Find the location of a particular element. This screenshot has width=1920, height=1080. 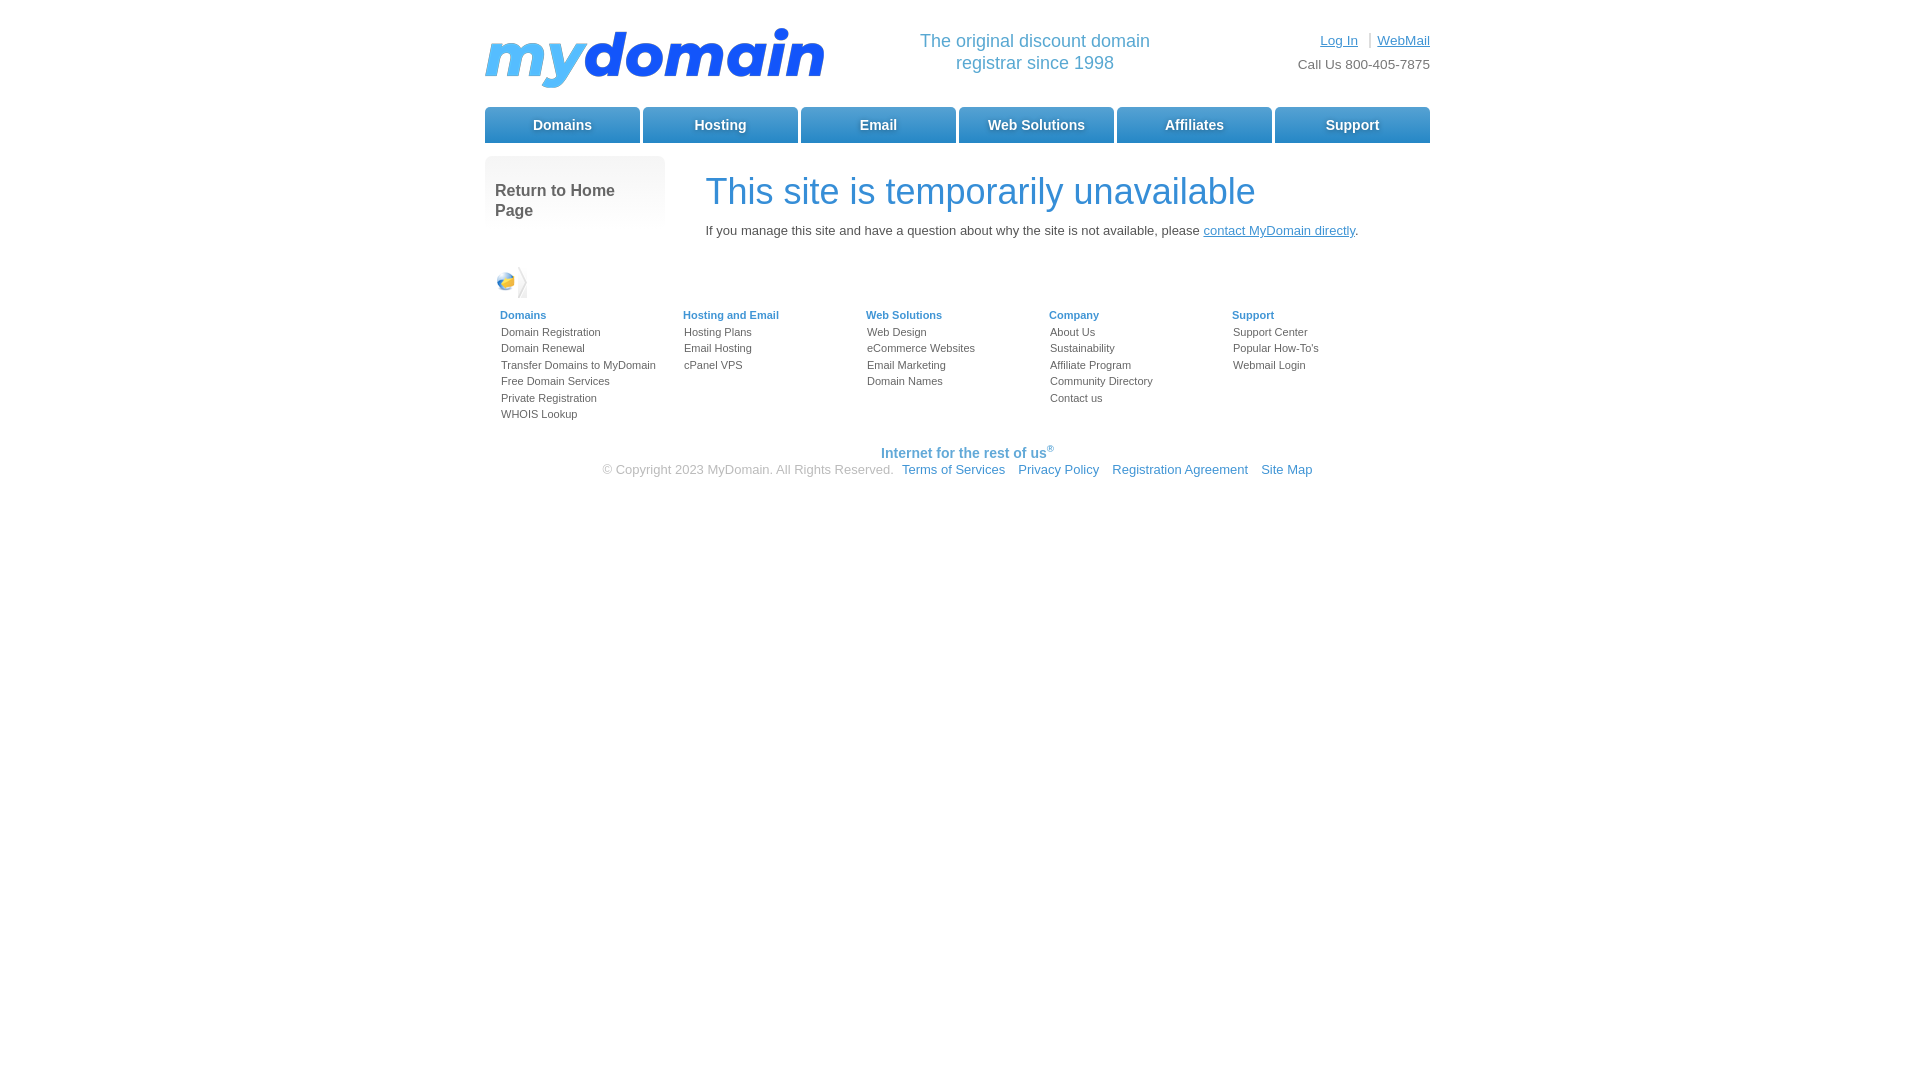

'Support' is located at coordinates (1352, 124).